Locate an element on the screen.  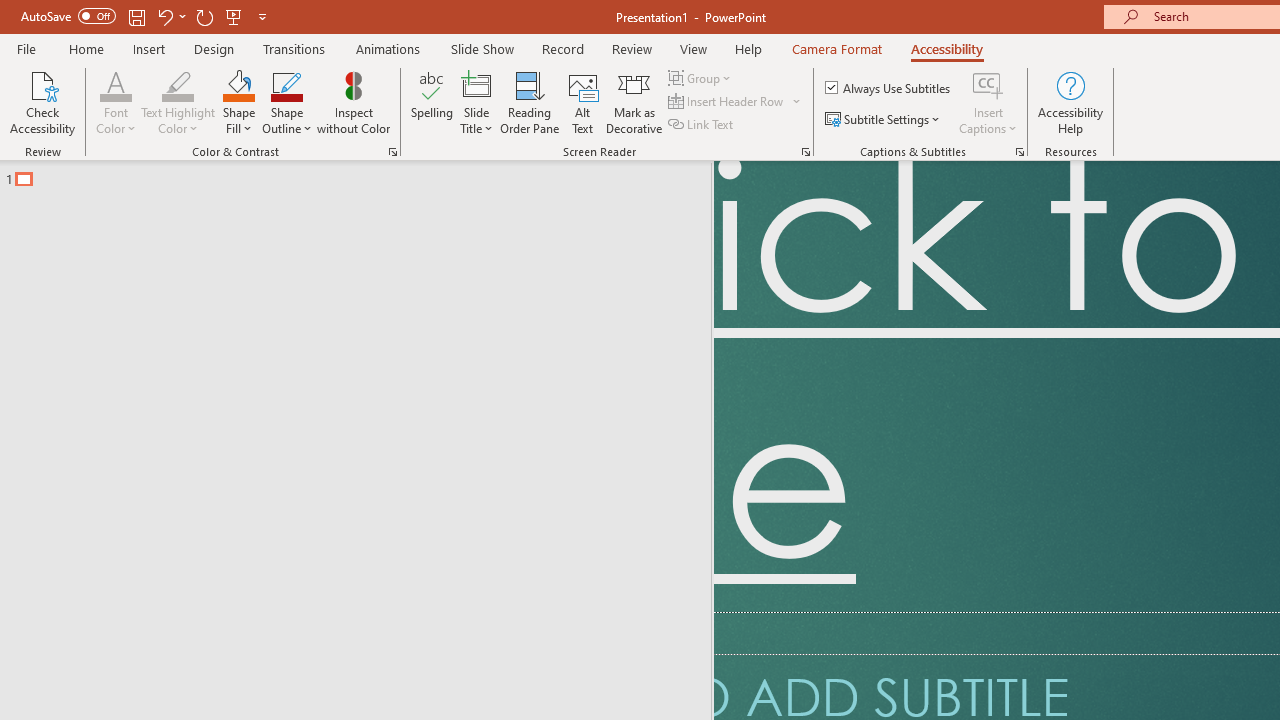
'Screen Reader' is located at coordinates (805, 150).